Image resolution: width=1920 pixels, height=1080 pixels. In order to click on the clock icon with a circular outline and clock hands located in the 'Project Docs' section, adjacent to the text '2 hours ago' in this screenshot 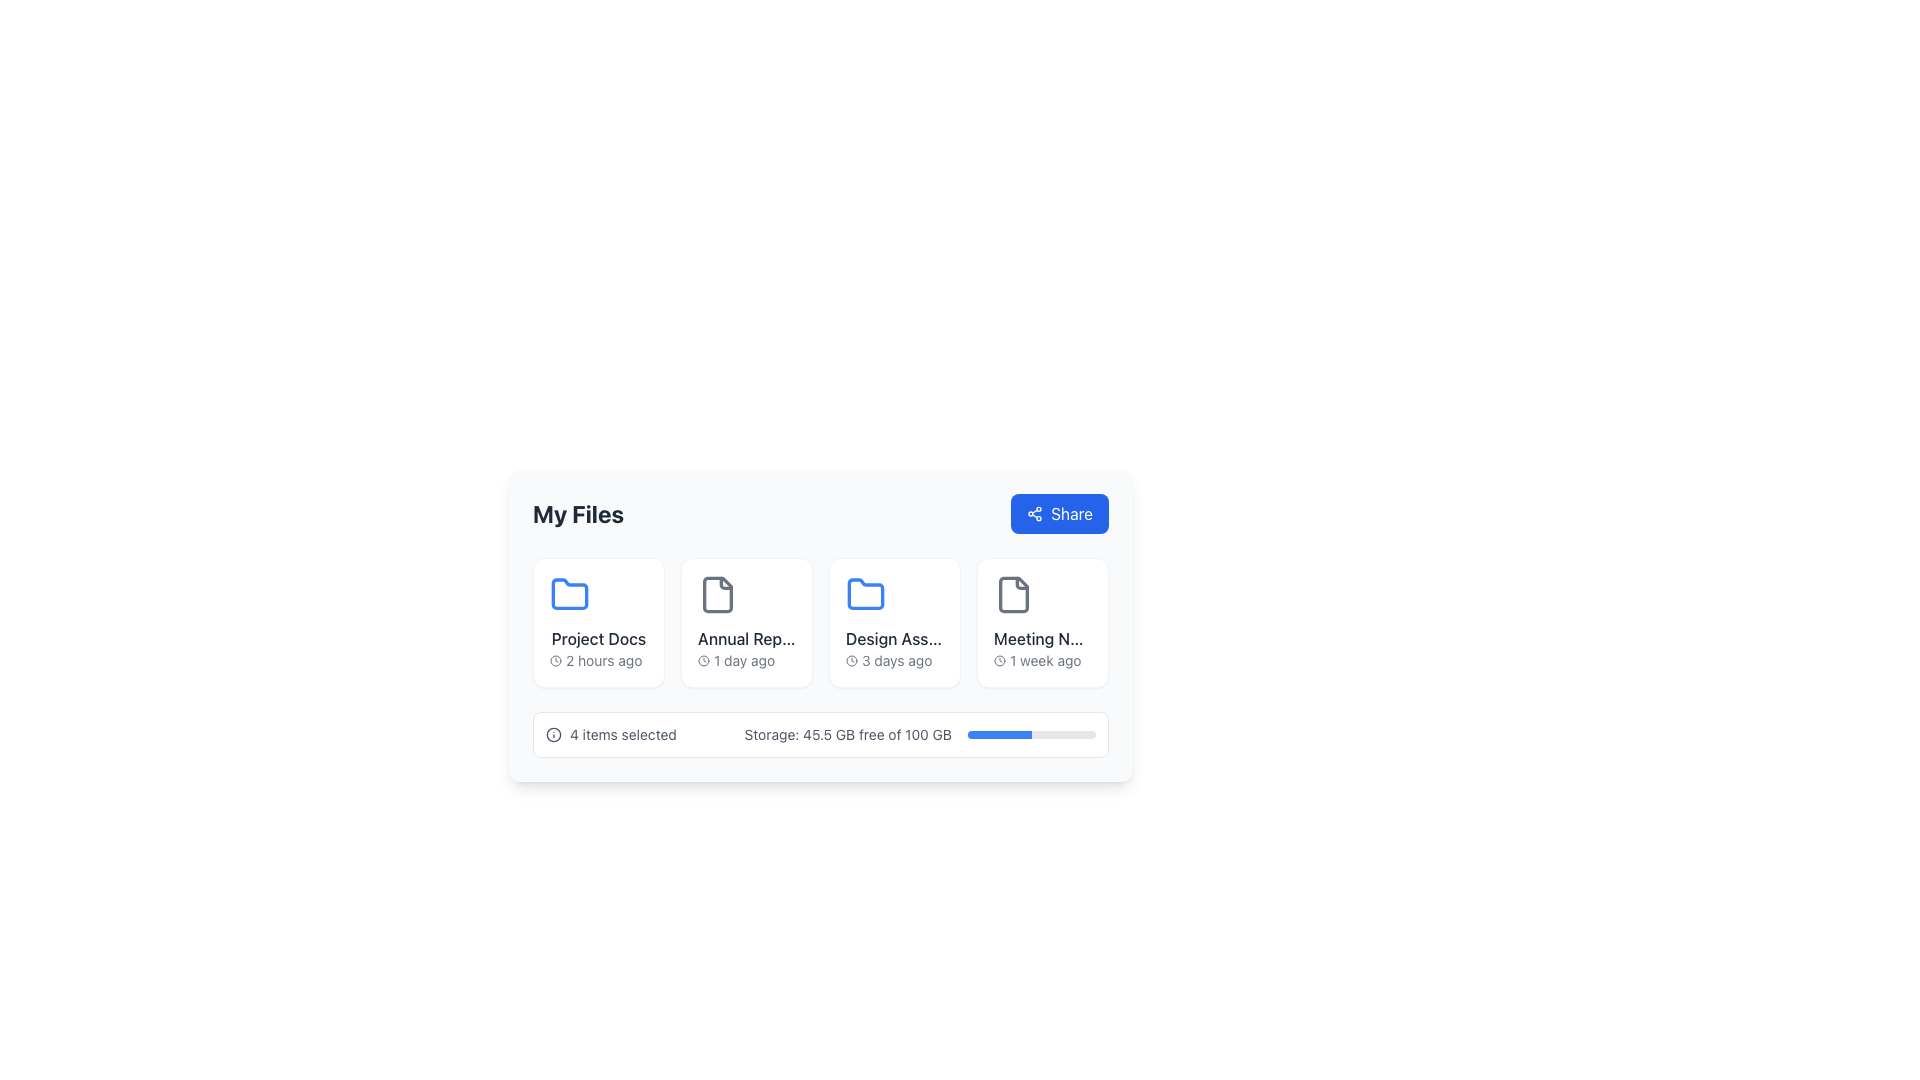, I will do `click(556, 660)`.